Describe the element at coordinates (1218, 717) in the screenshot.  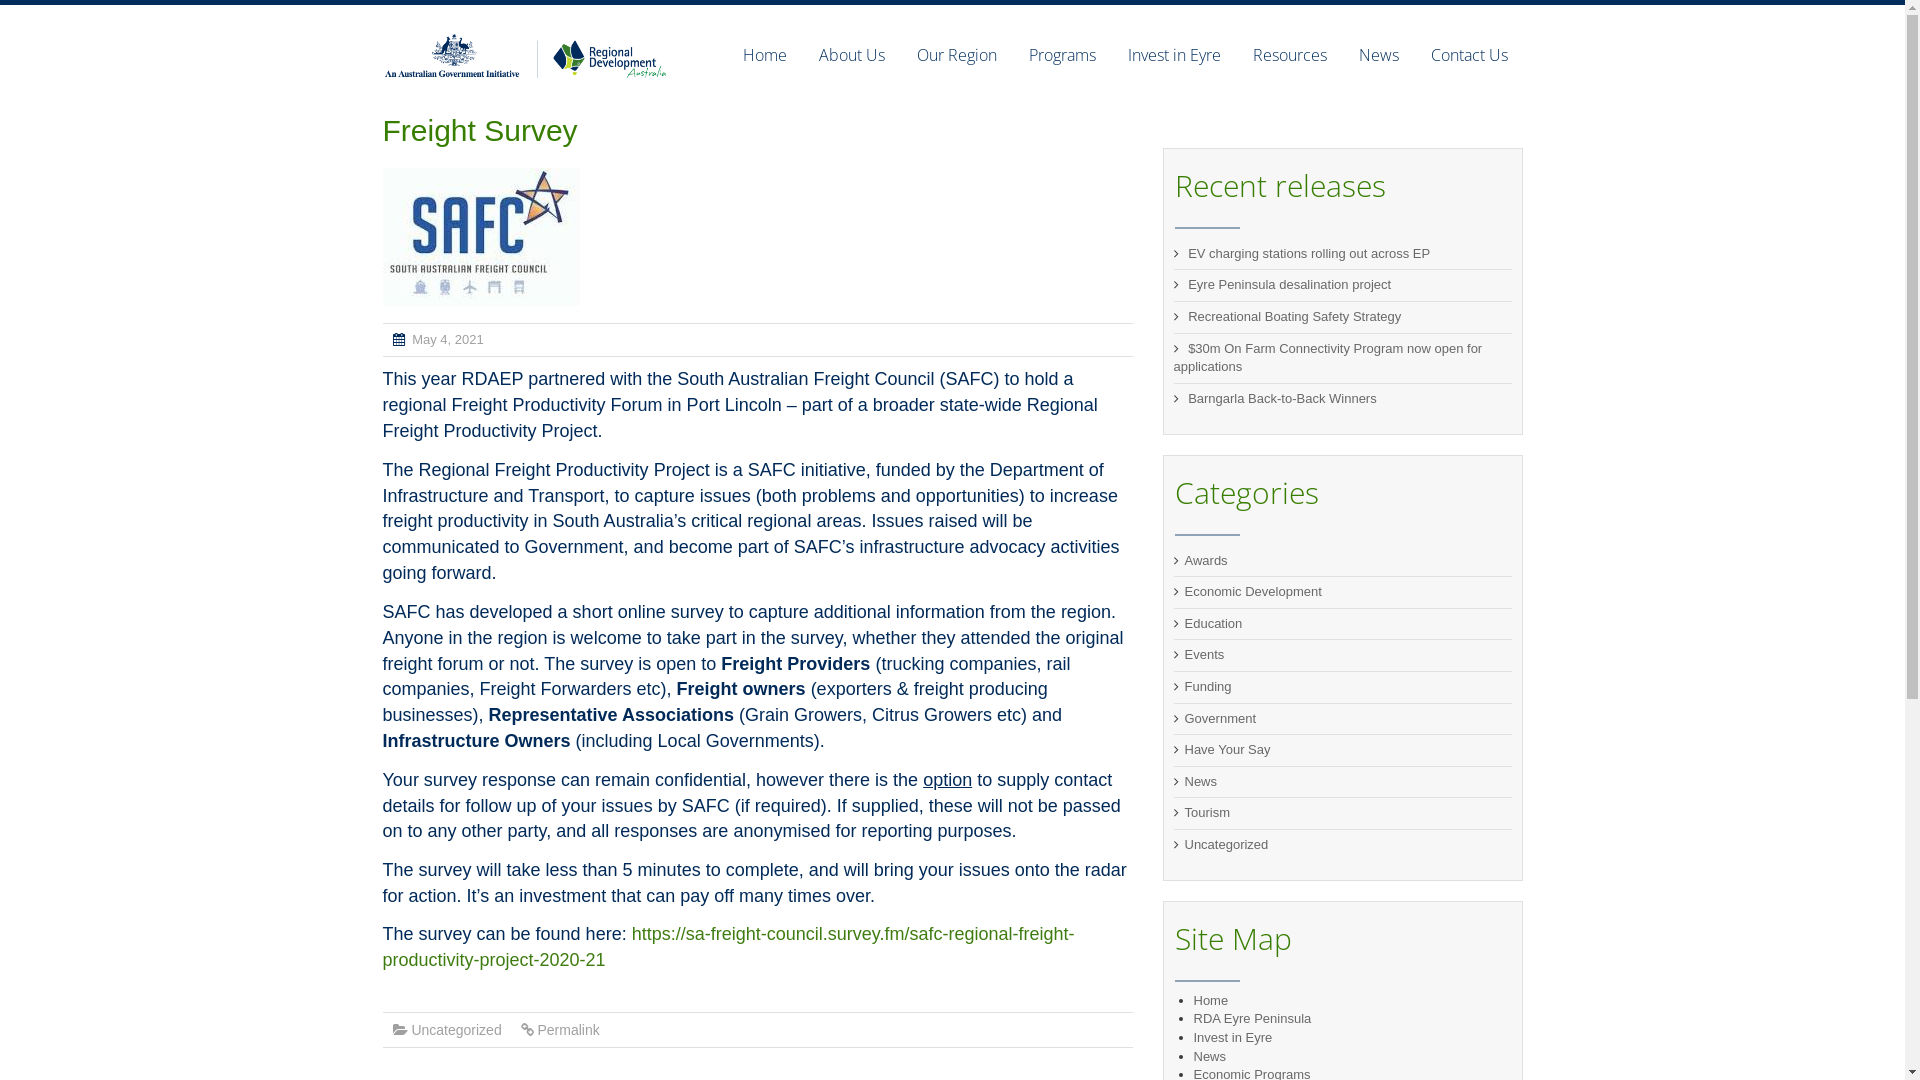
I see `'Government'` at that location.